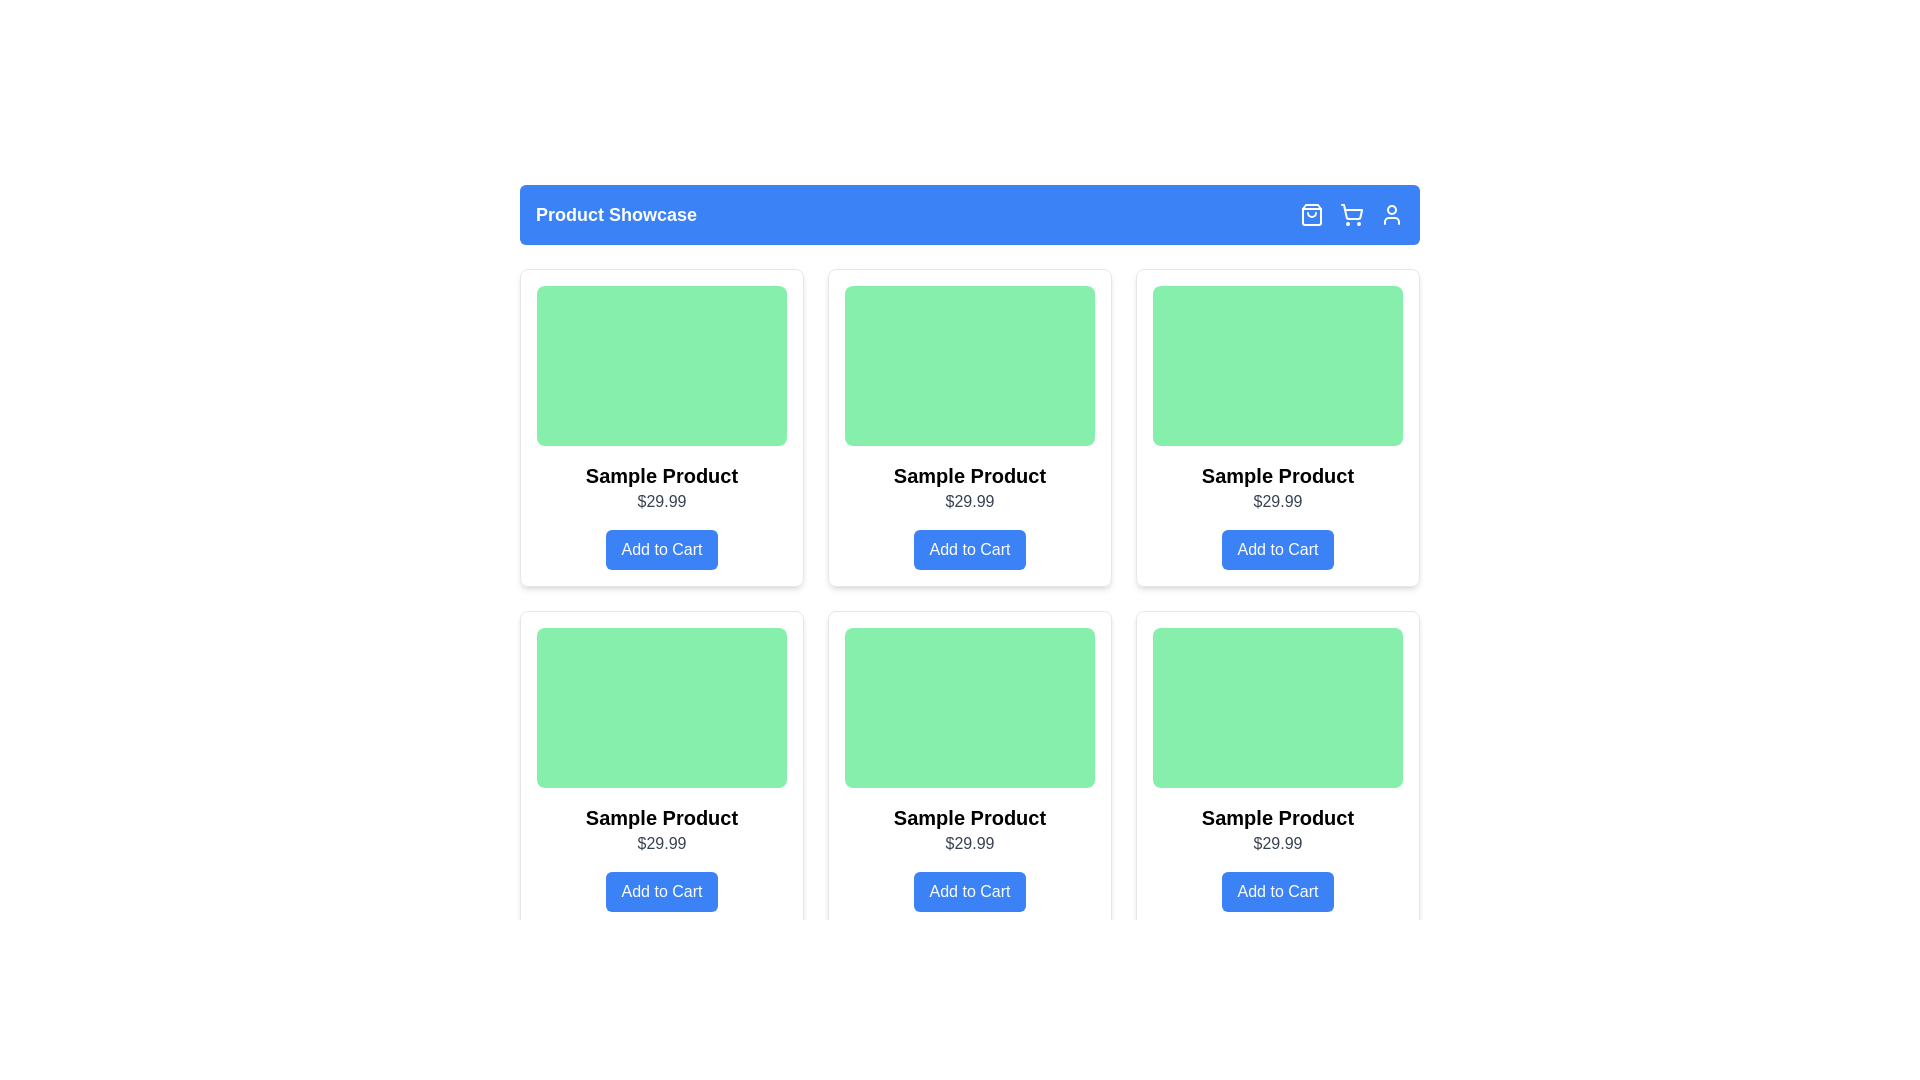 The height and width of the screenshot is (1080, 1920). I want to click on the button that adds 'Sample Product' to the shopping cart, located at the bottom of the card for the third product in the upper row of the grid layout, so click(1276, 550).